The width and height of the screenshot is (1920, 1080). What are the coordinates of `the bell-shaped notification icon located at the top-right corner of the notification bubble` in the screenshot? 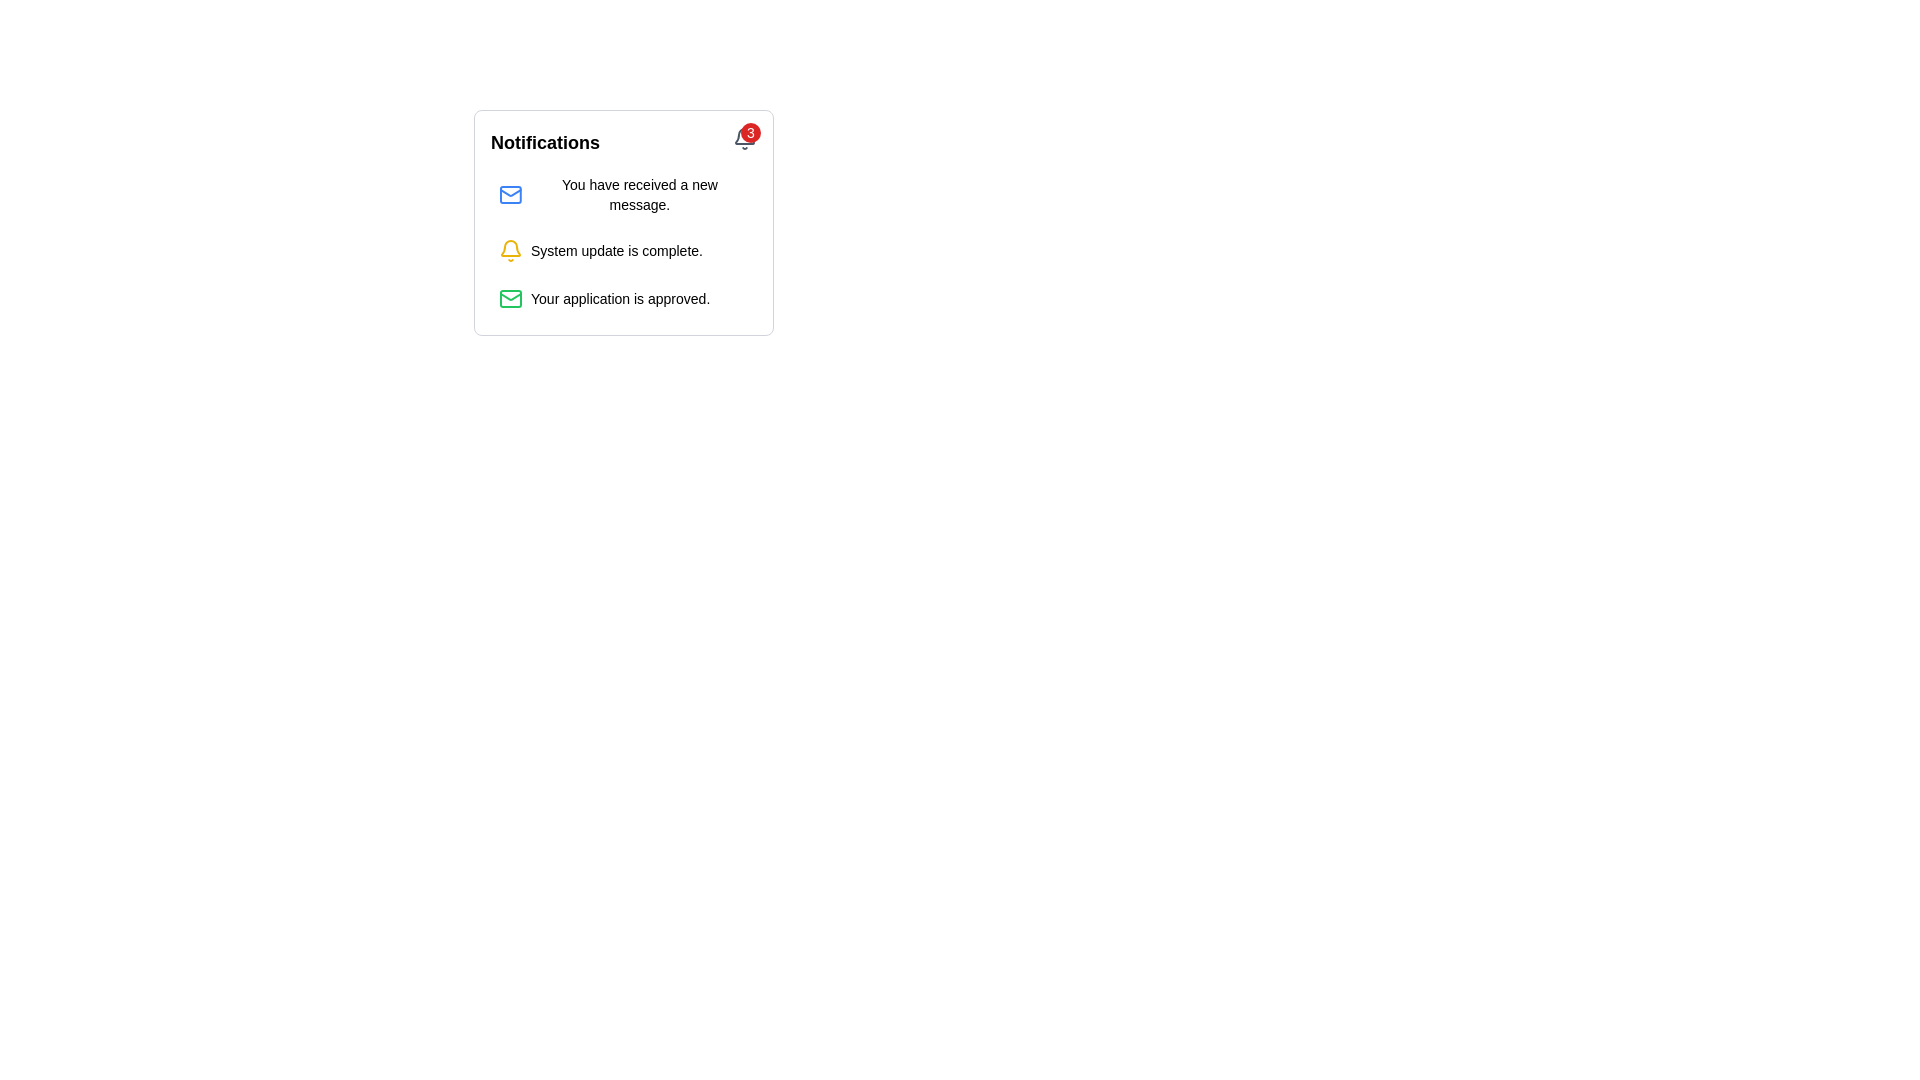 It's located at (743, 137).